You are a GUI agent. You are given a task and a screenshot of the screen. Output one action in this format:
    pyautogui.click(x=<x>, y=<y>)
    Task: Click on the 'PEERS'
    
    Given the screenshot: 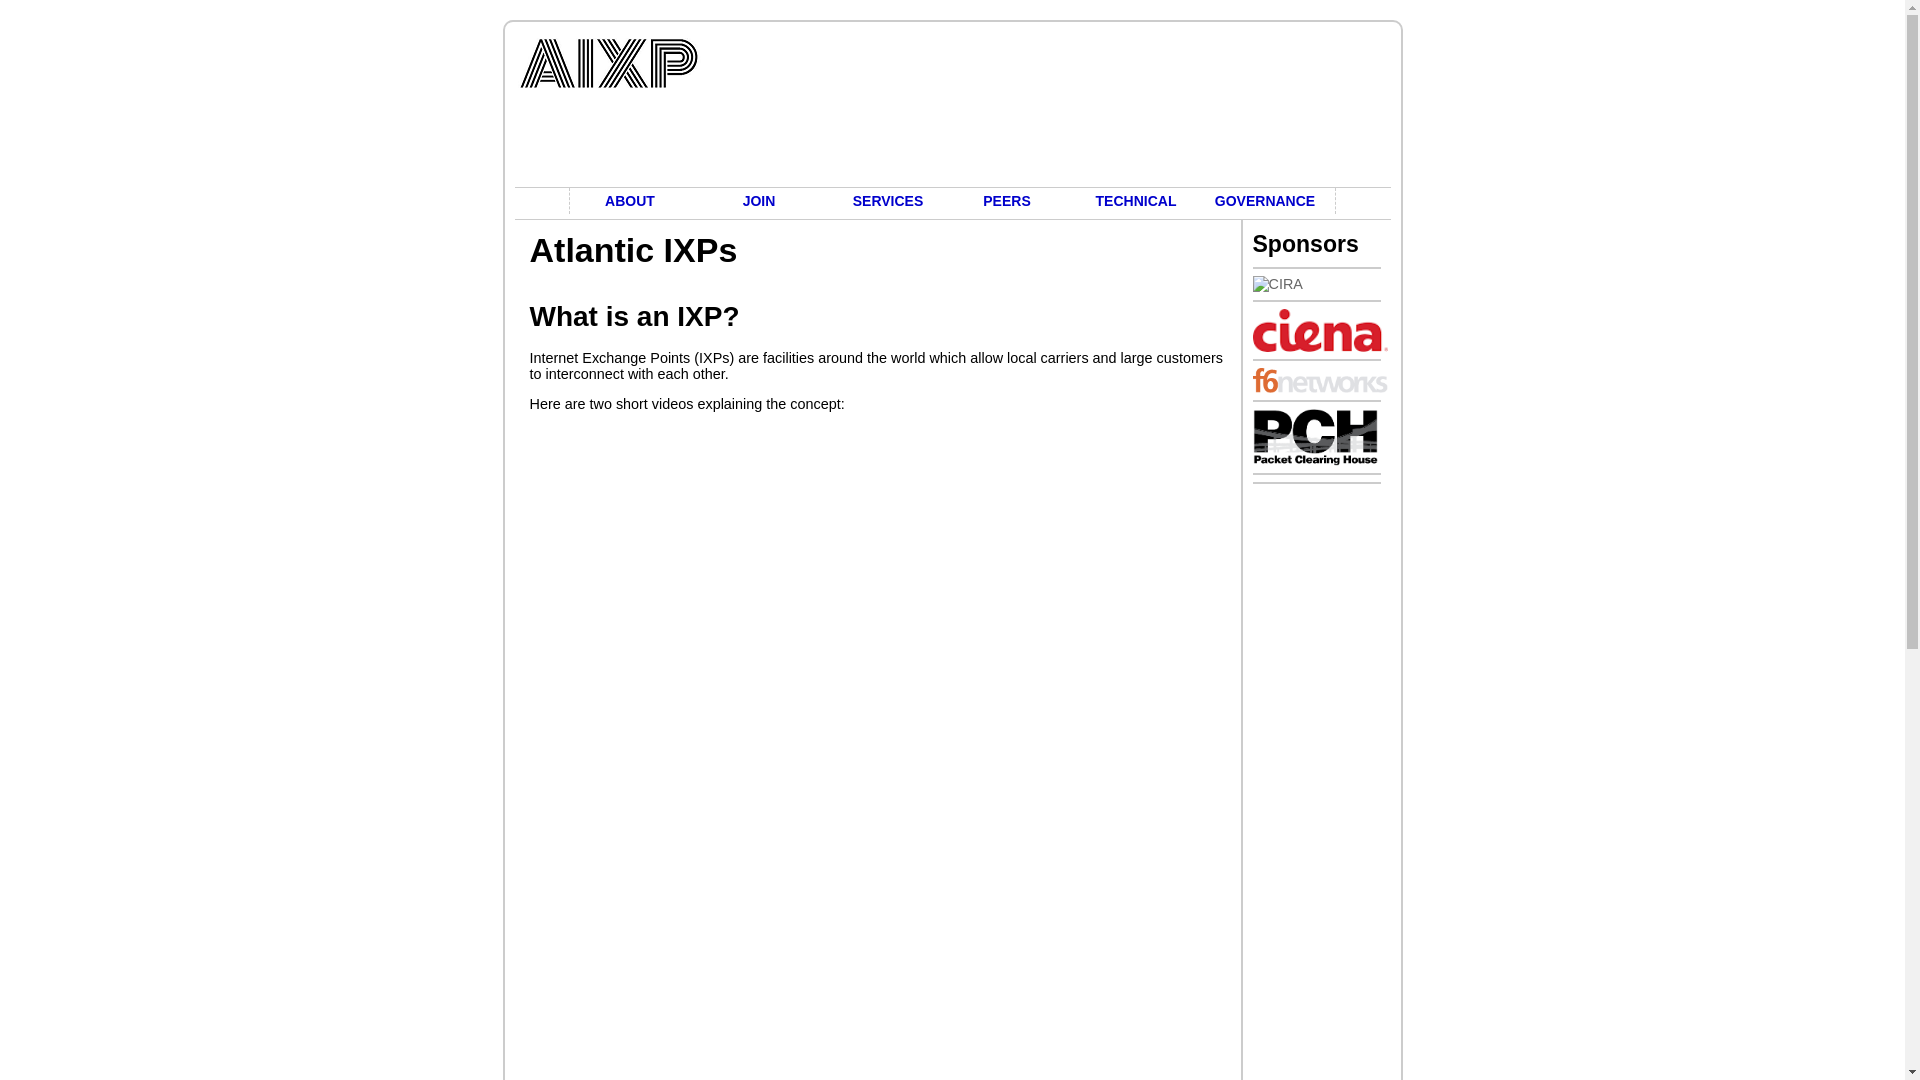 What is the action you would take?
    pyautogui.click(x=1012, y=200)
    